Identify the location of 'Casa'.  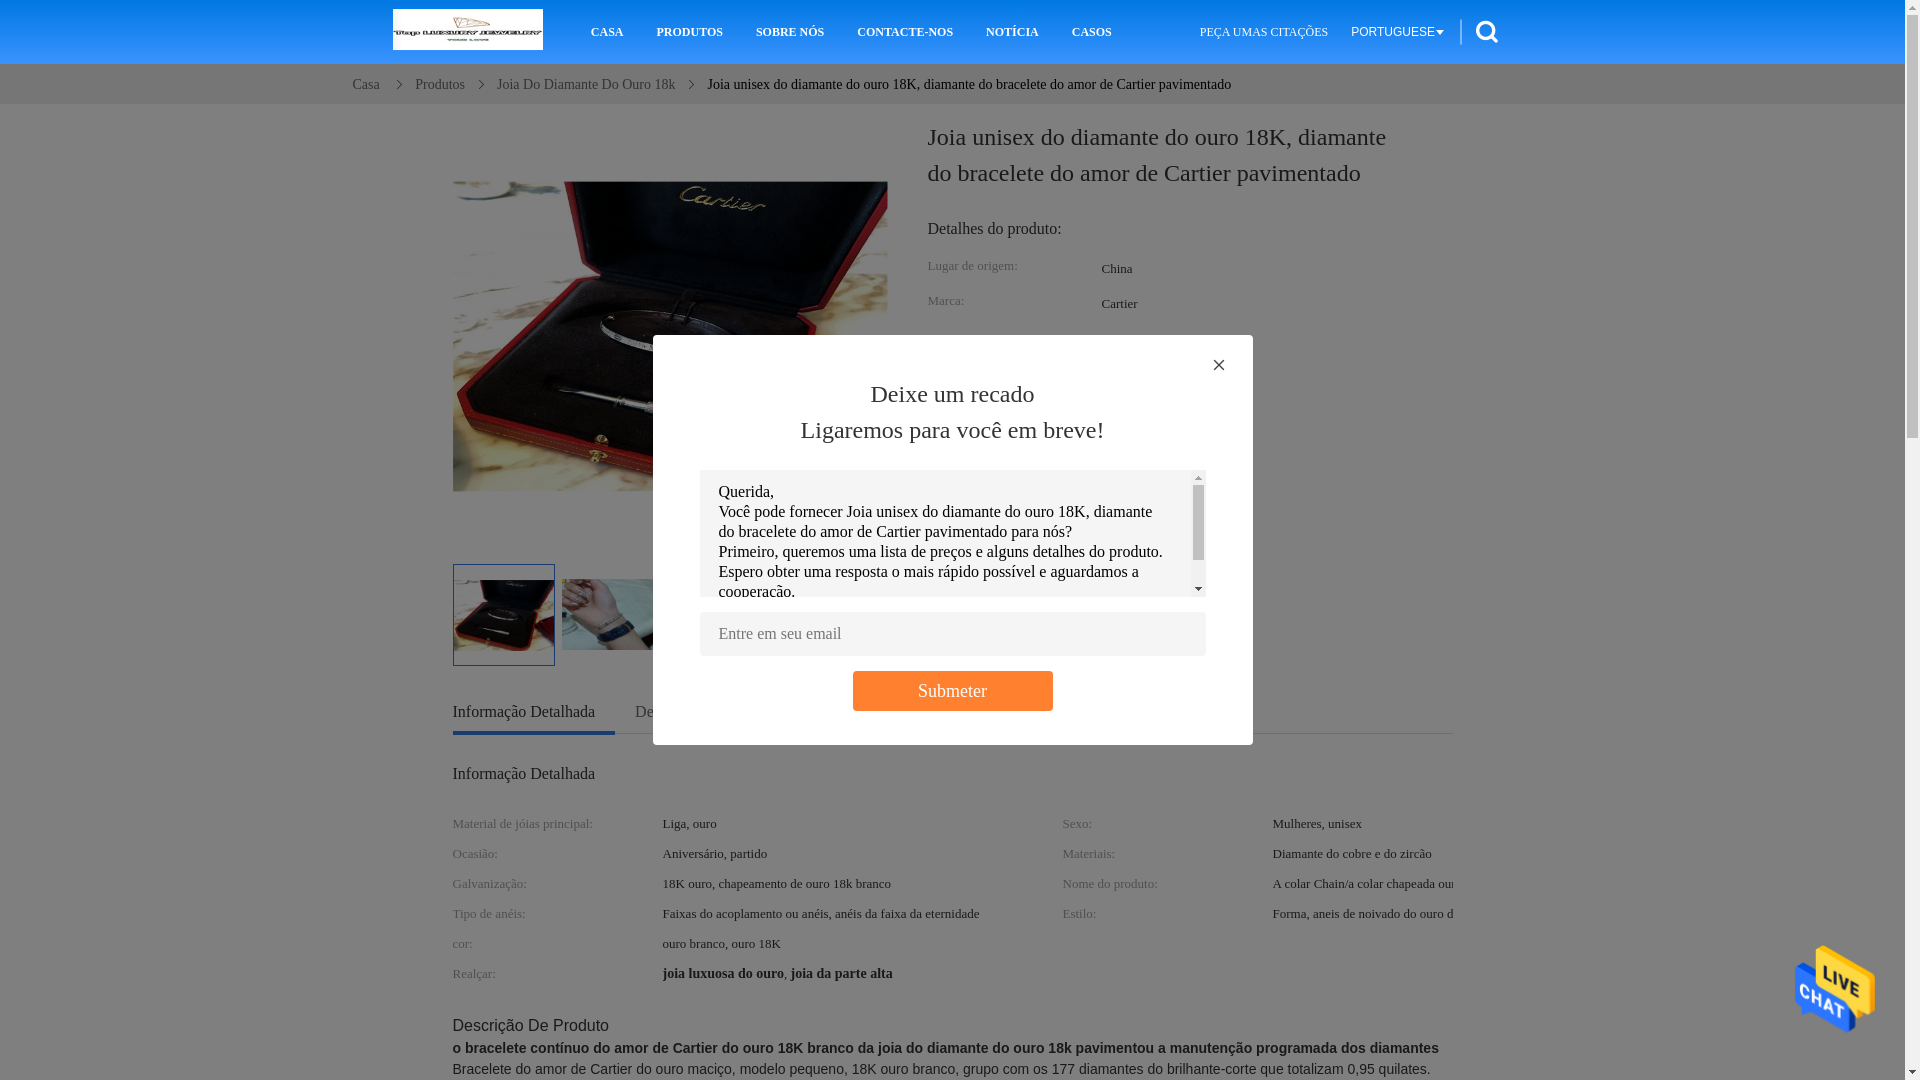
(365, 83).